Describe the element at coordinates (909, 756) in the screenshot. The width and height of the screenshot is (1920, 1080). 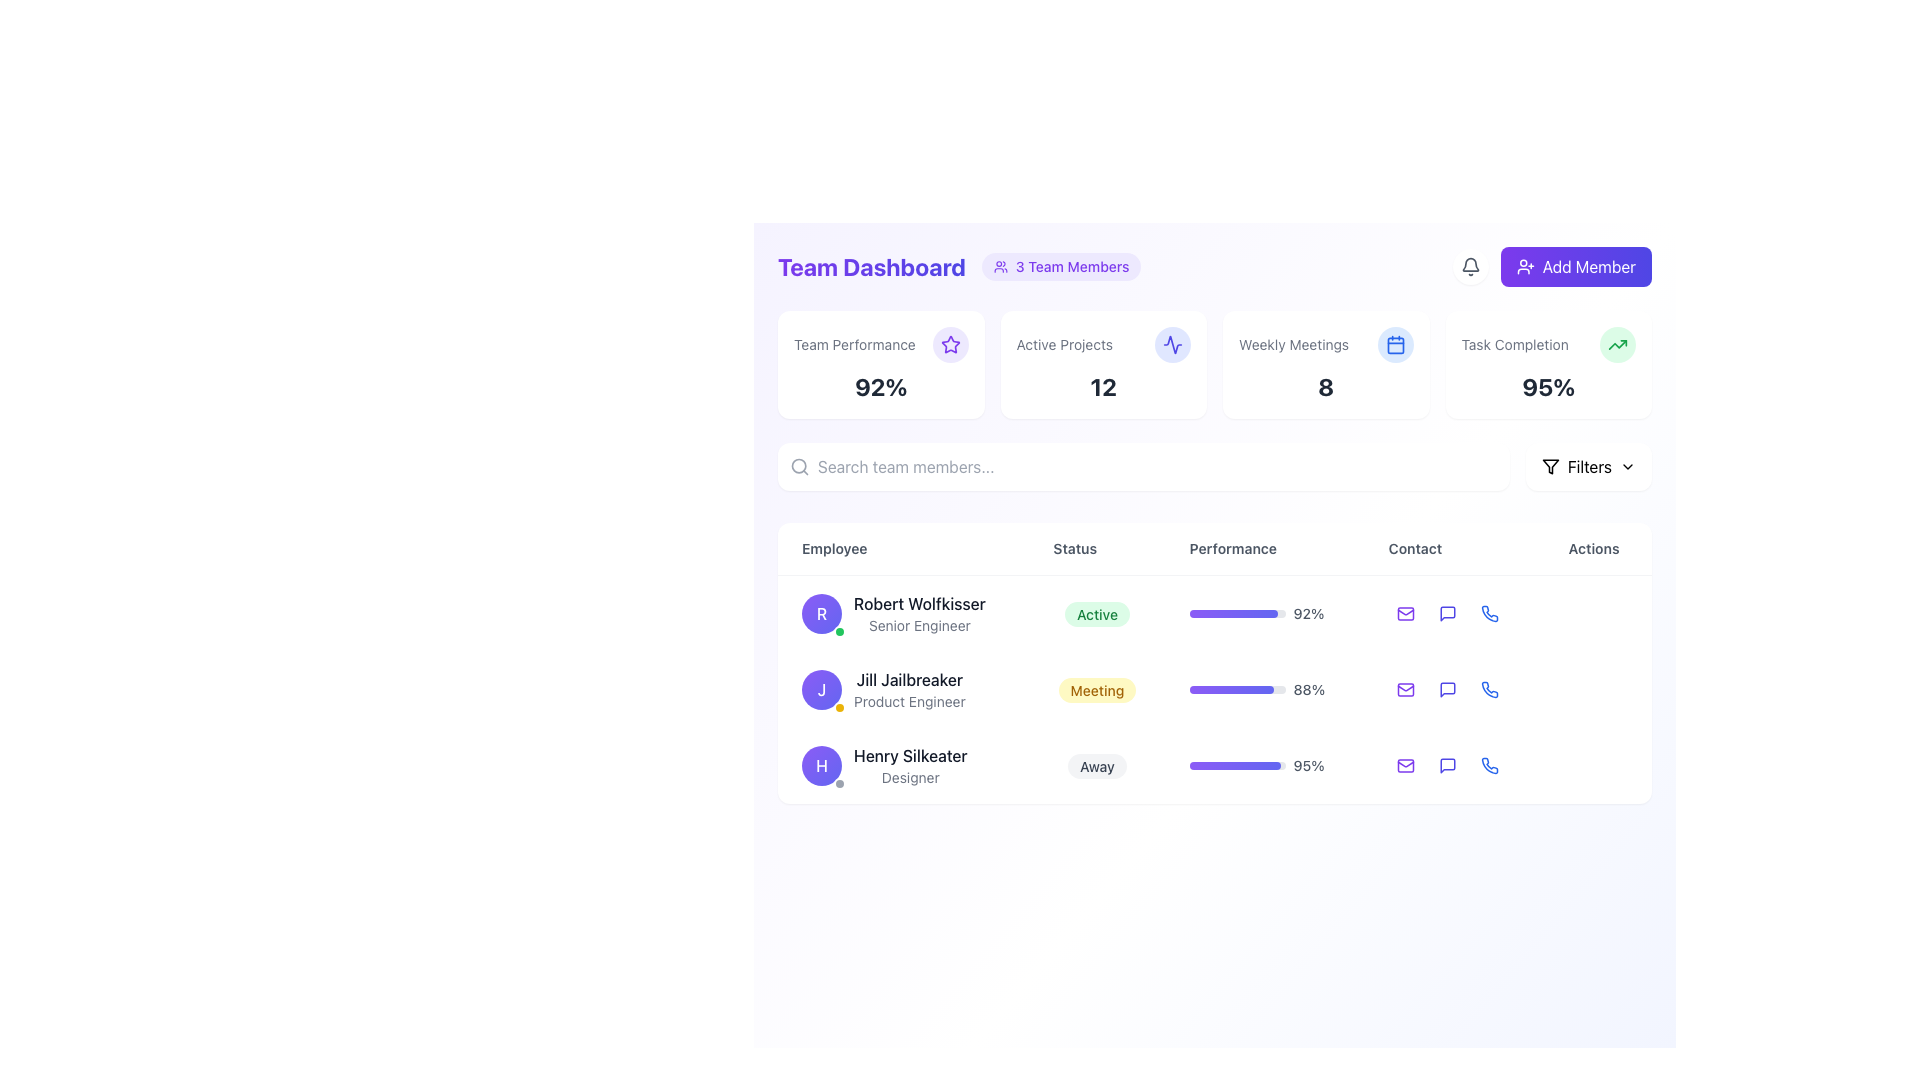
I see `the text display element containing the name 'Henry Silkeater' in the 'Employee' column` at that location.